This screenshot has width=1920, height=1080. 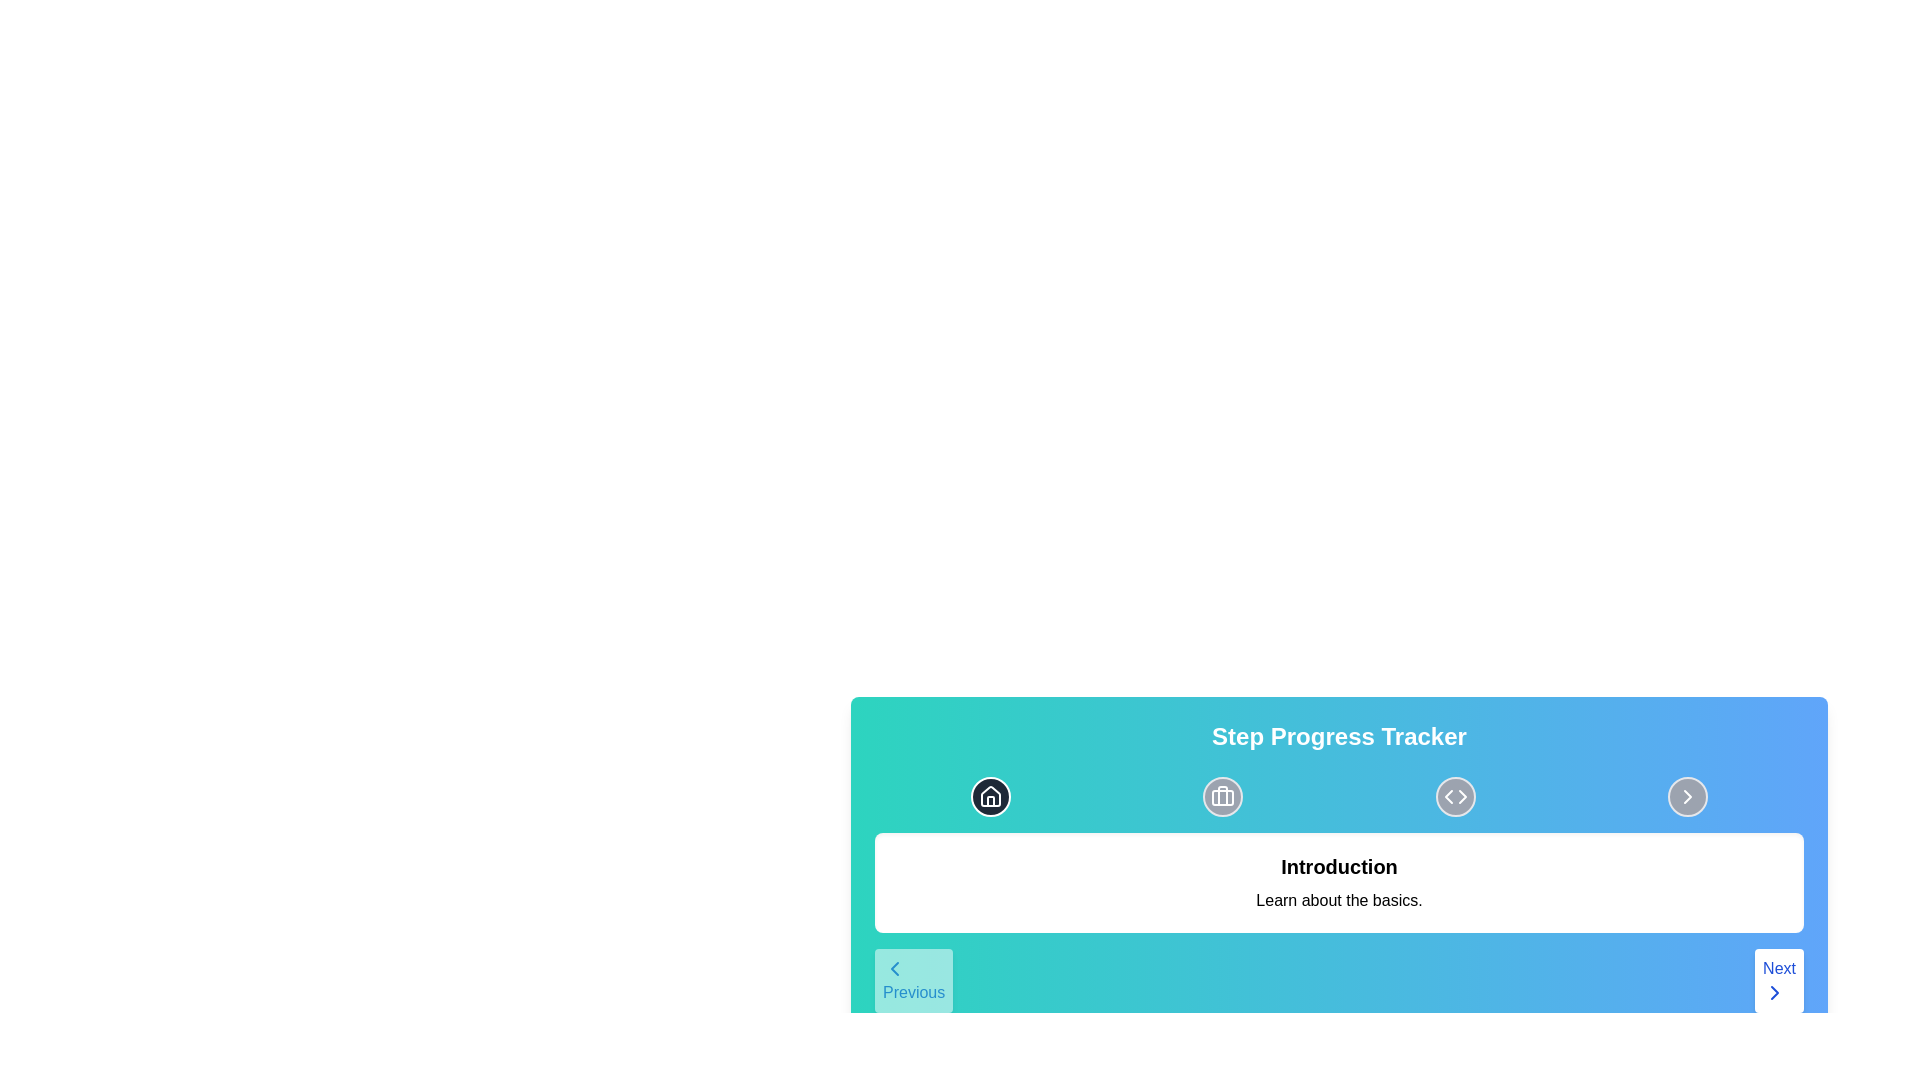 What do you see at coordinates (991, 795) in the screenshot?
I see `the home icon located in the toolbar, which symbolizes navigation to the home page` at bounding box center [991, 795].